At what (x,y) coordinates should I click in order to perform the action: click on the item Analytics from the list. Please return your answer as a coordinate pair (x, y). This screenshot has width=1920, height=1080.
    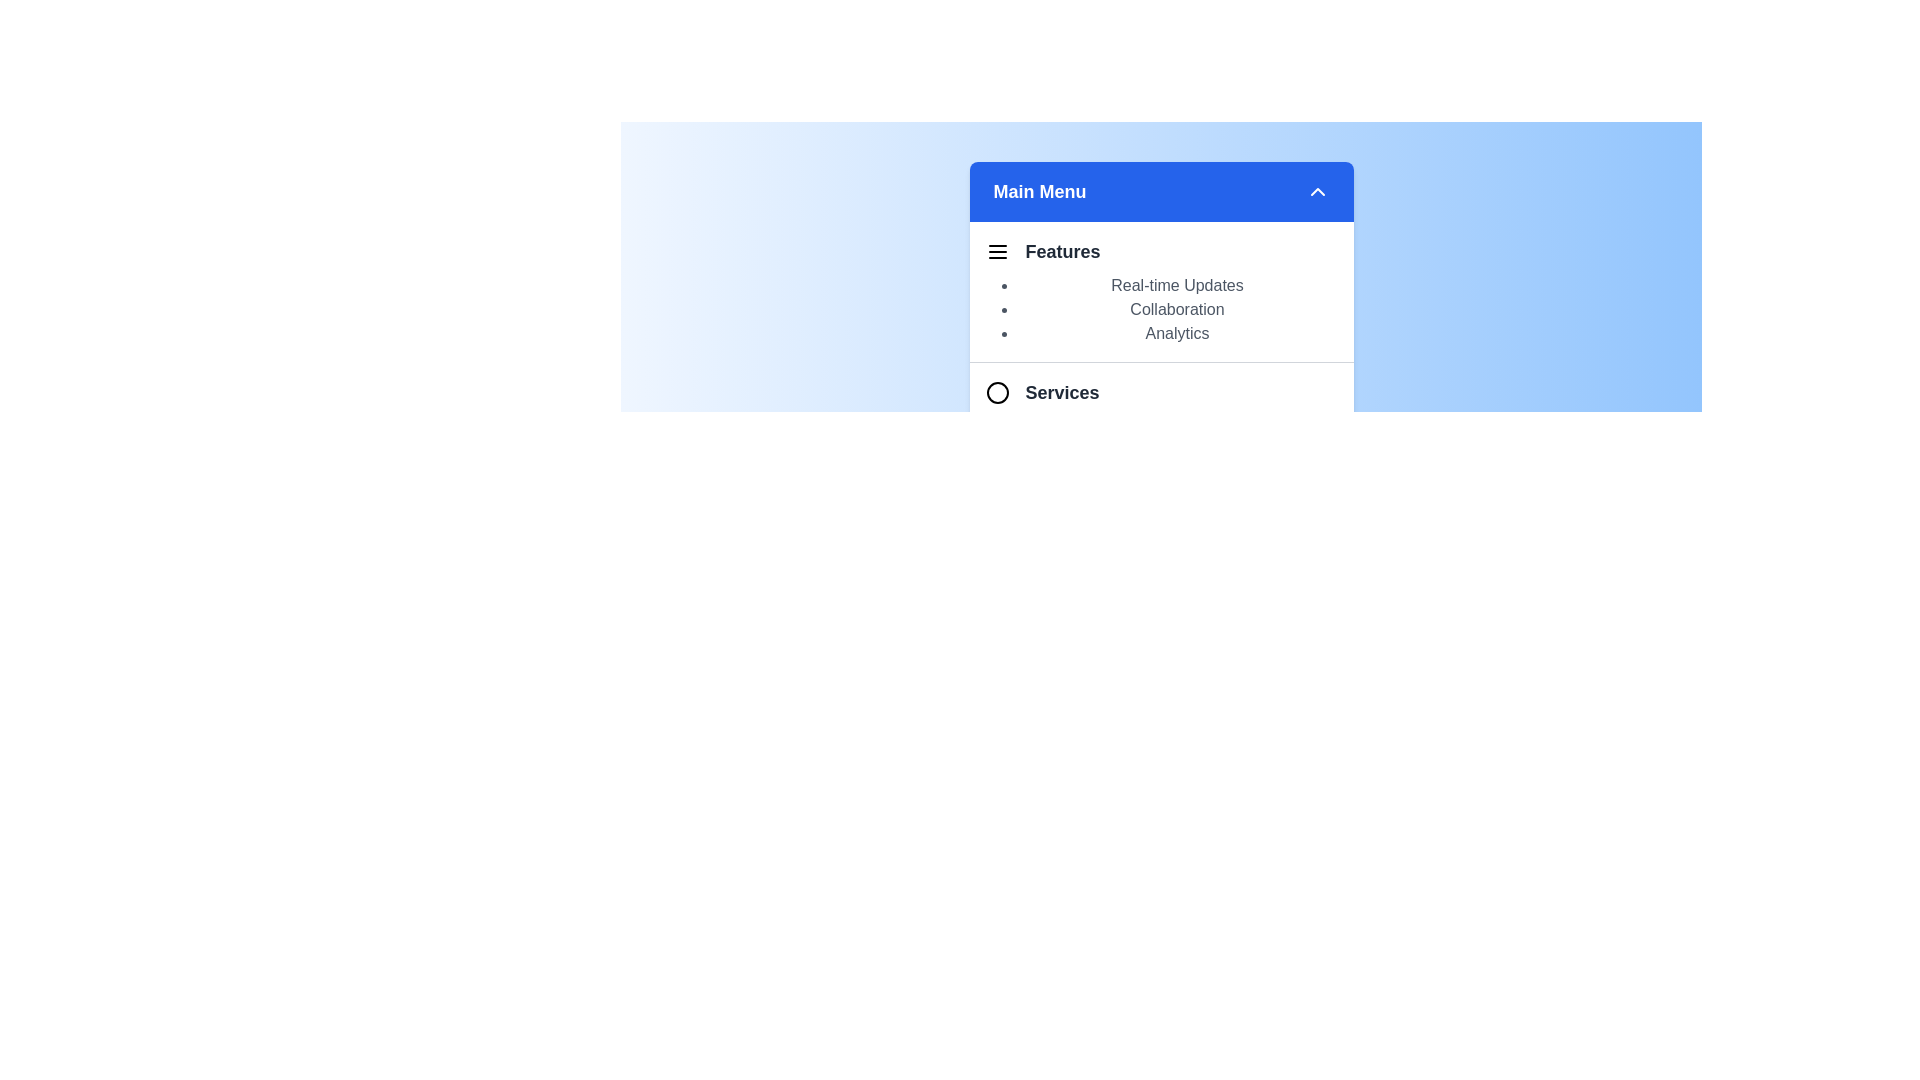
    Looking at the image, I should click on (1177, 333).